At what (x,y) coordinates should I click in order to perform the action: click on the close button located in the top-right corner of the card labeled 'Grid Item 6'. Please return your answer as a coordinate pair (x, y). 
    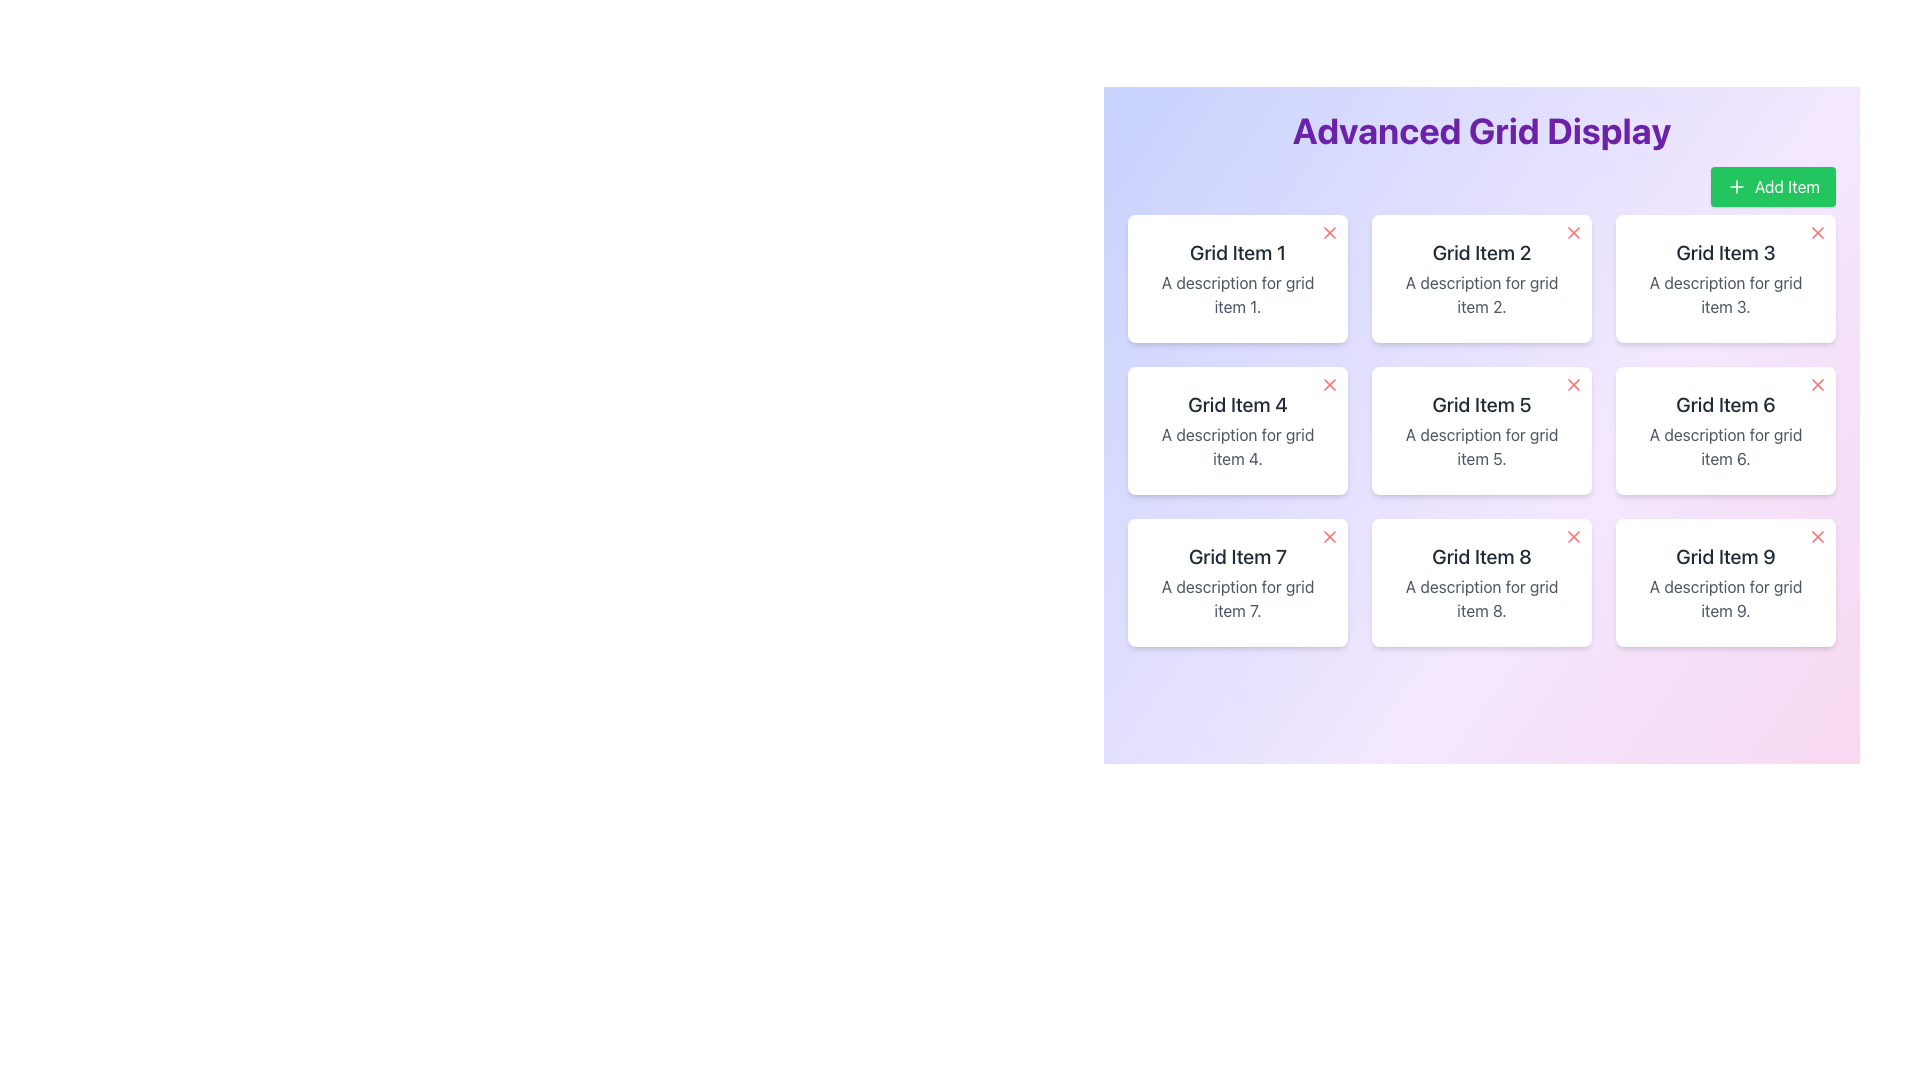
    Looking at the image, I should click on (1818, 385).